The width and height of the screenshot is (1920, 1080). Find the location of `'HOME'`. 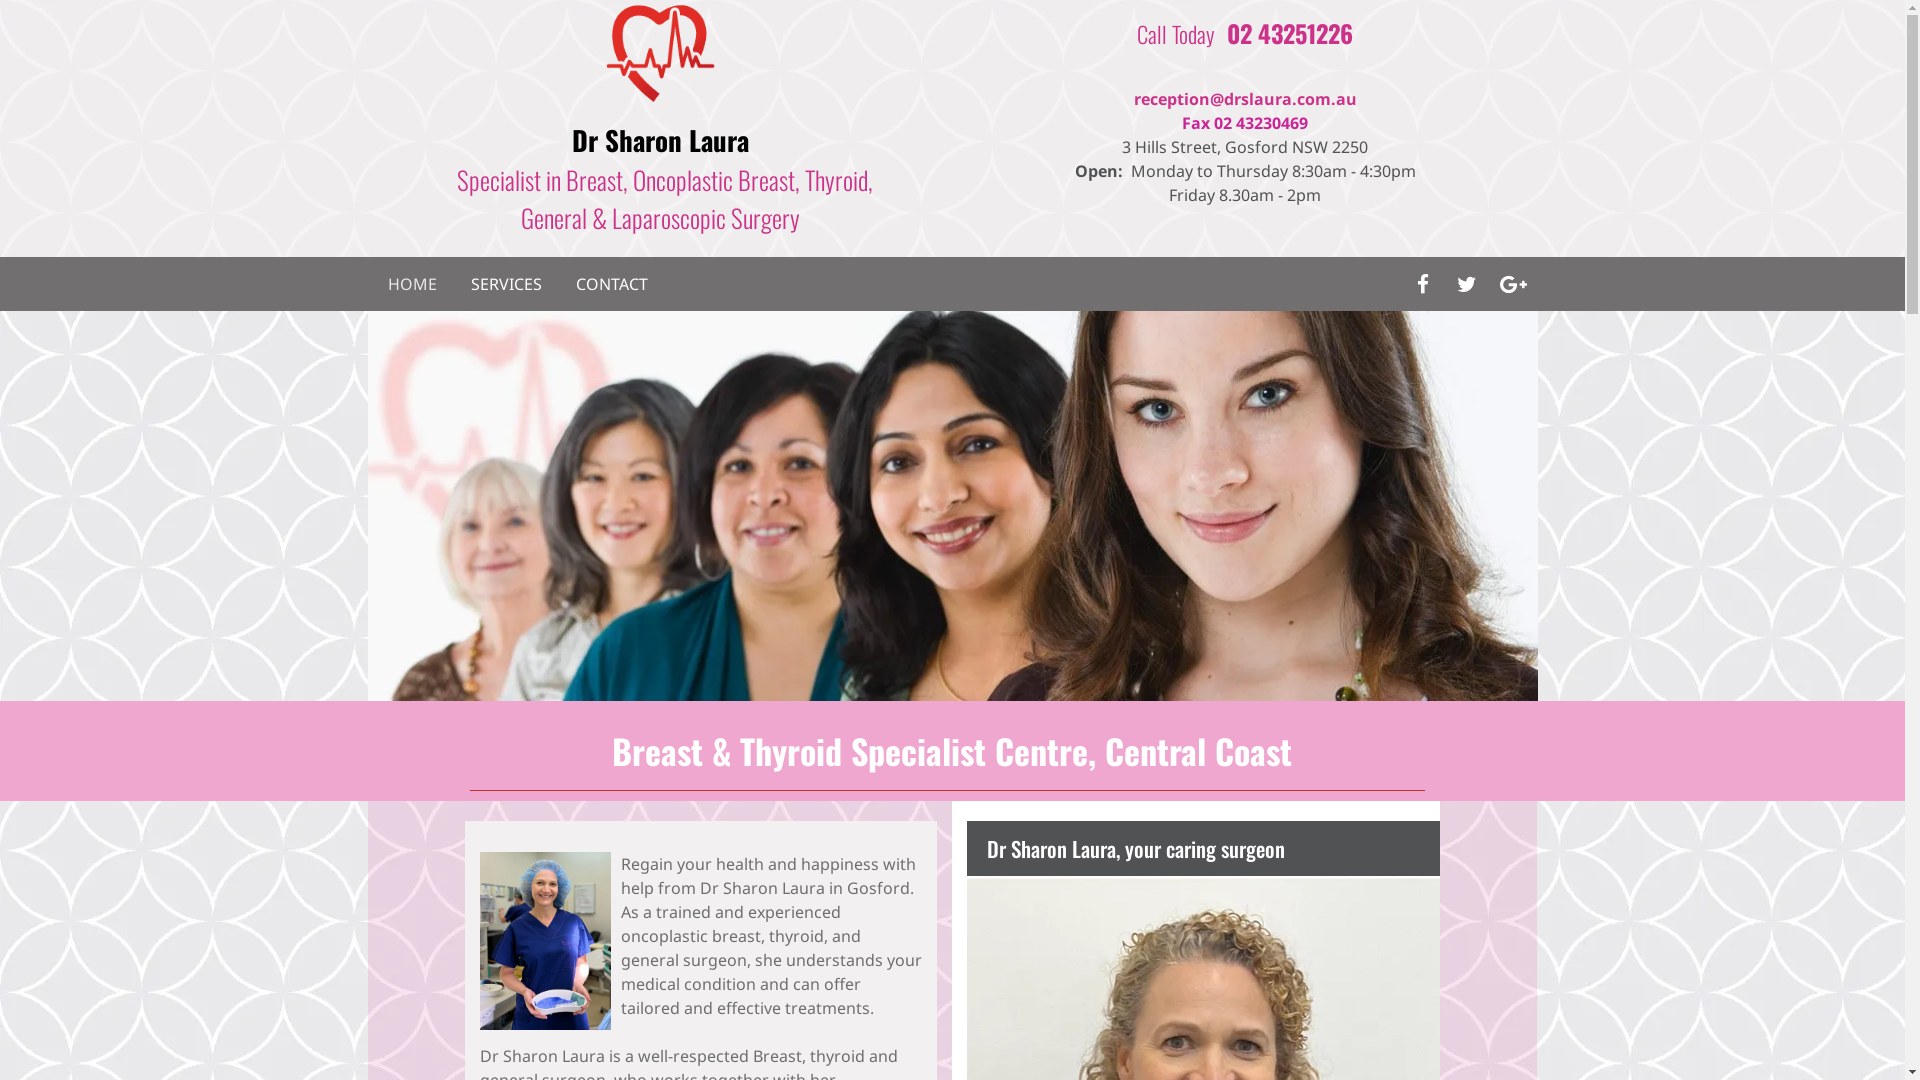

'HOME' is located at coordinates (411, 284).